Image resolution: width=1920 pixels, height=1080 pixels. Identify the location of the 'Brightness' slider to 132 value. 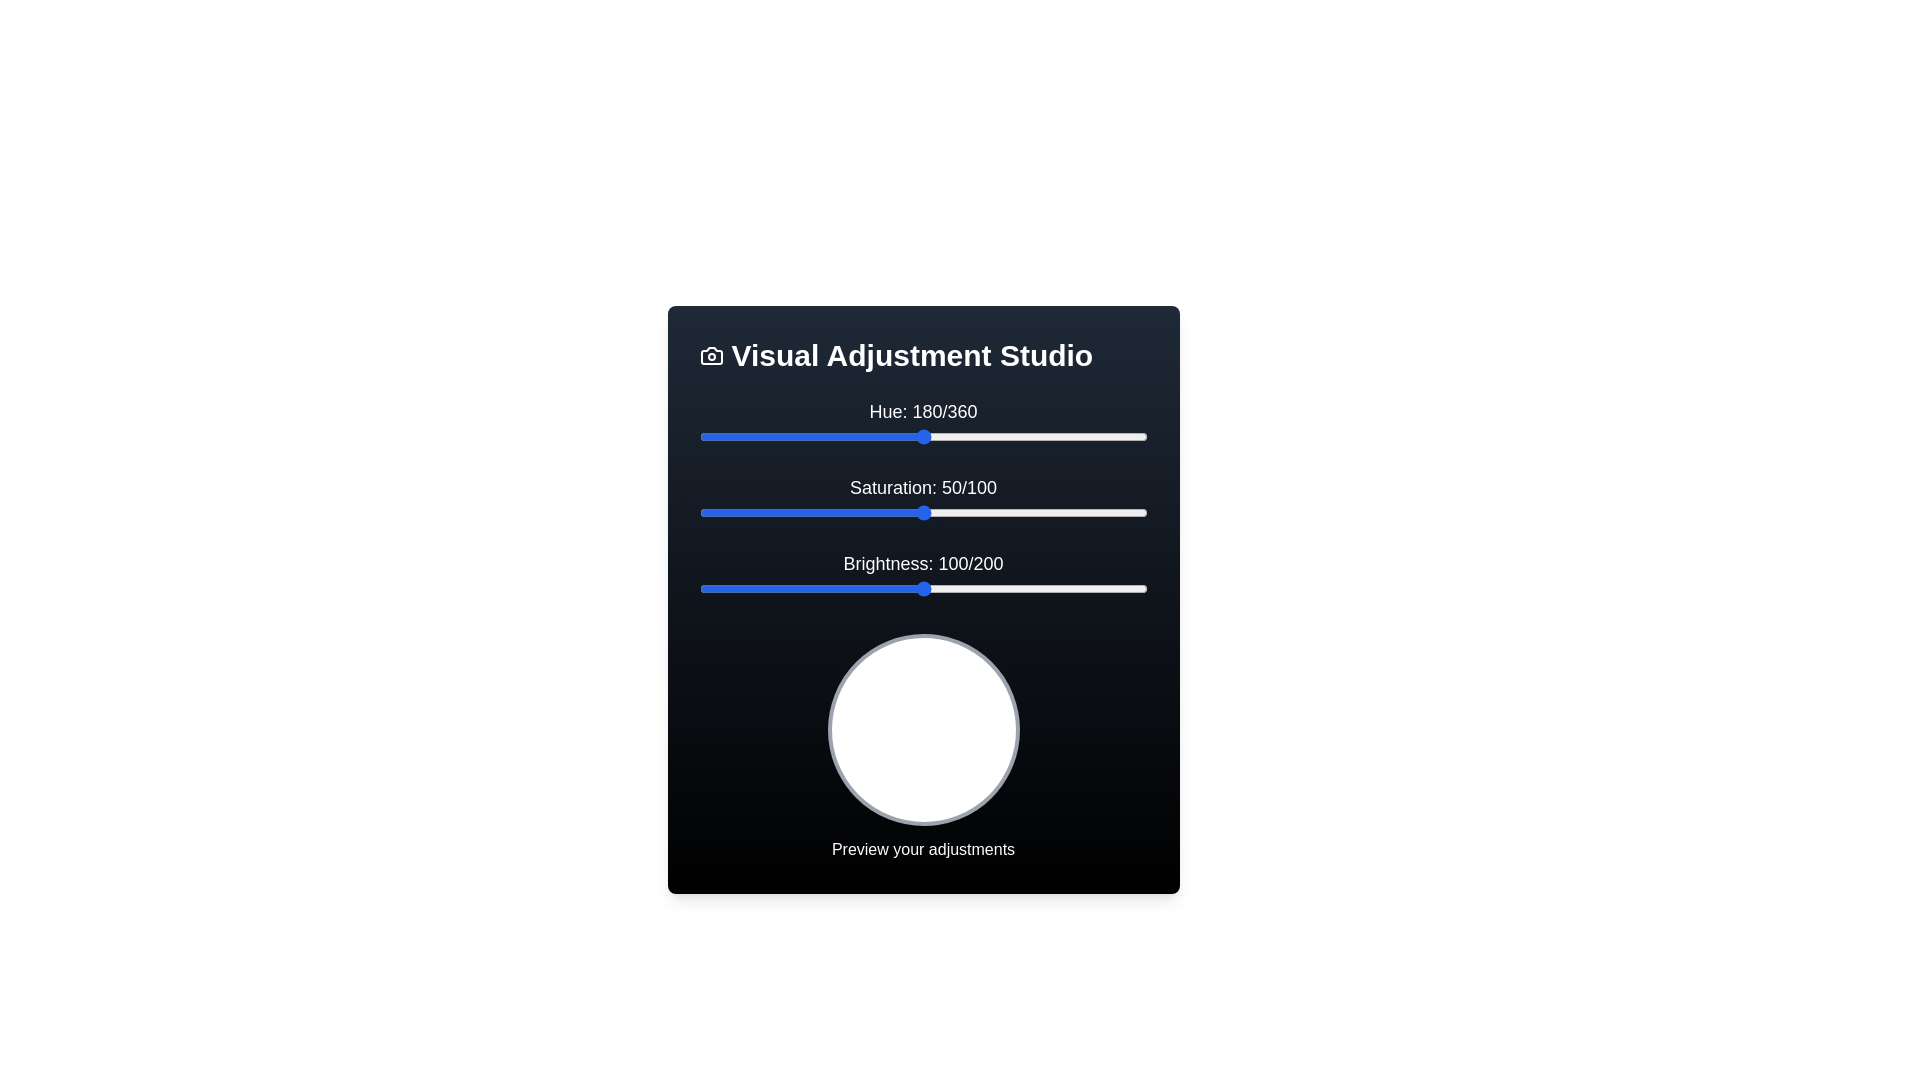
(995, 588).